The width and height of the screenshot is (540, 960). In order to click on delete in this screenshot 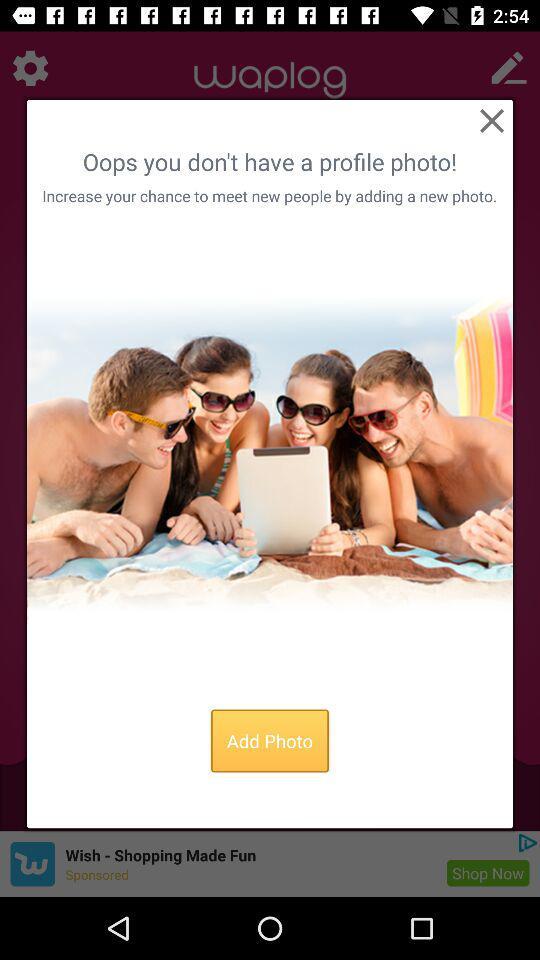, I will do `click(490, 120)`.